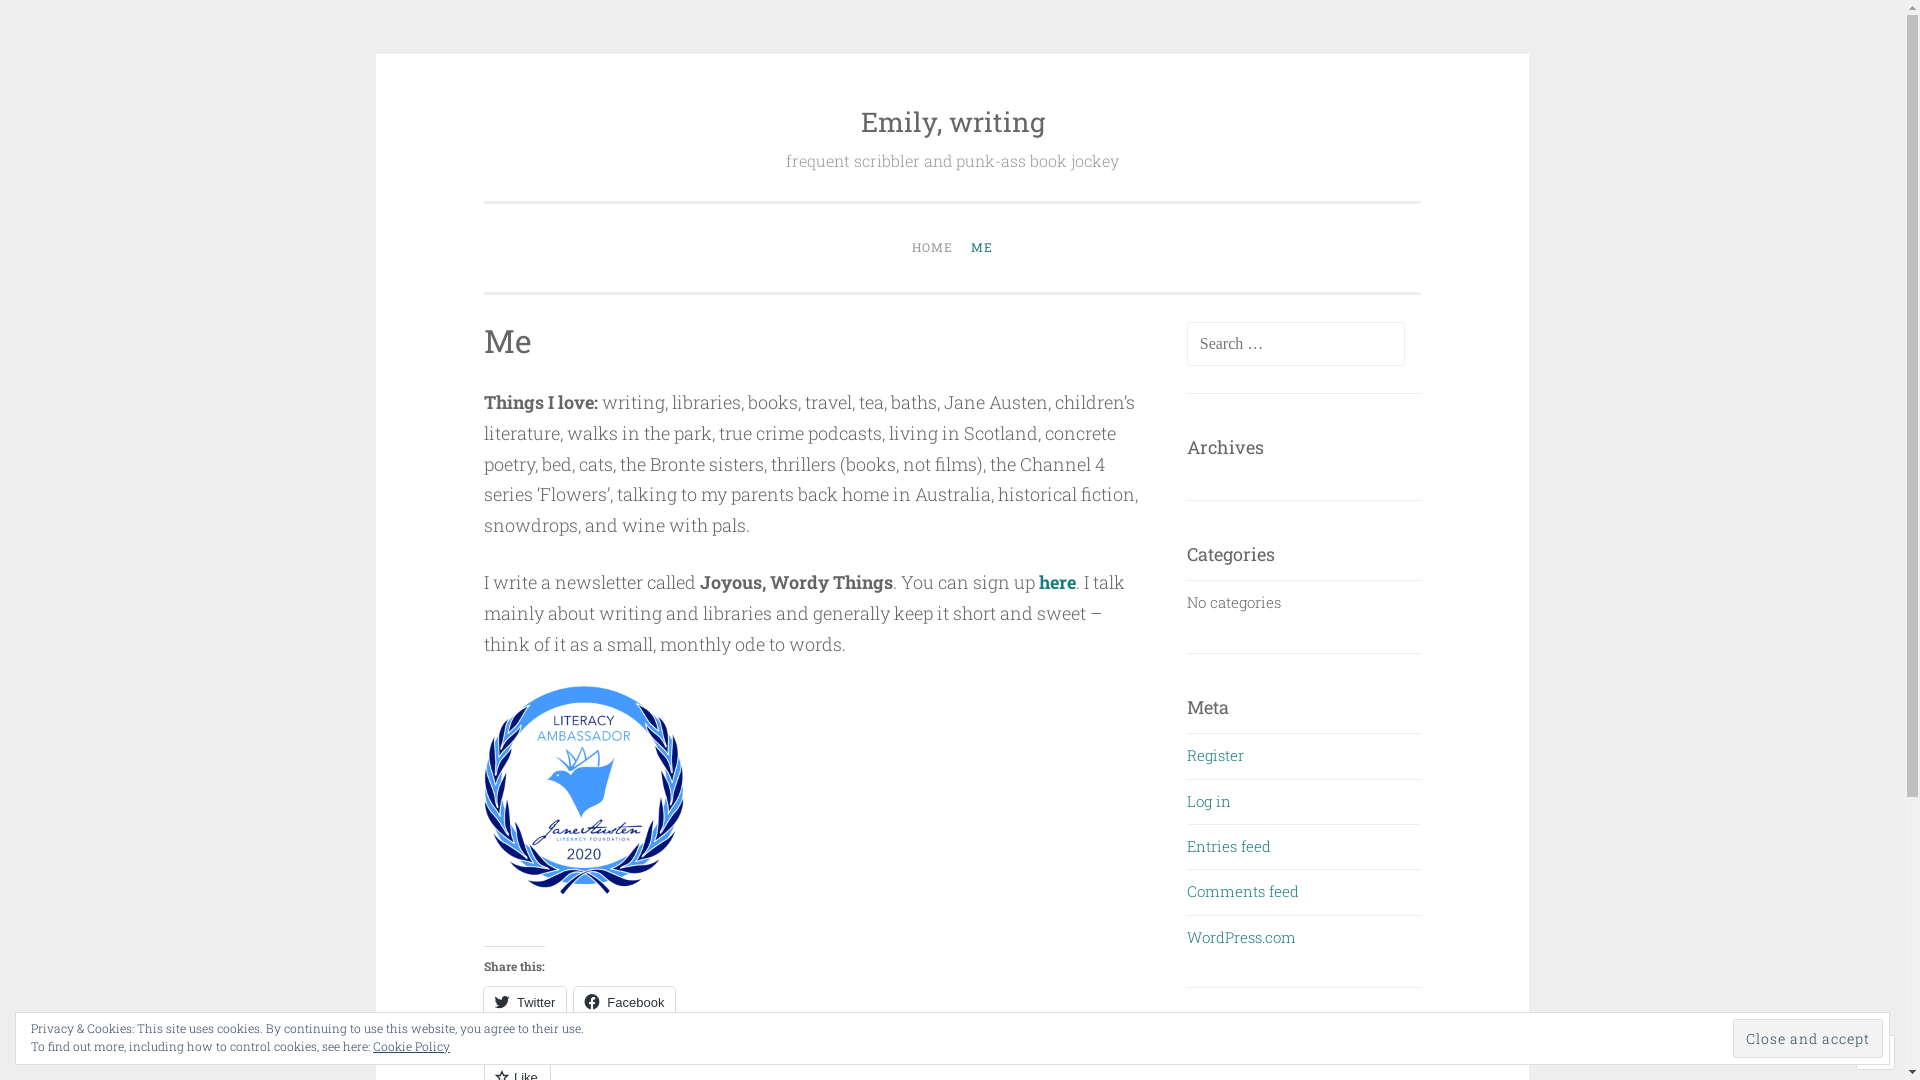  I want to click on 'Close and accept', so click(1808, 1037).